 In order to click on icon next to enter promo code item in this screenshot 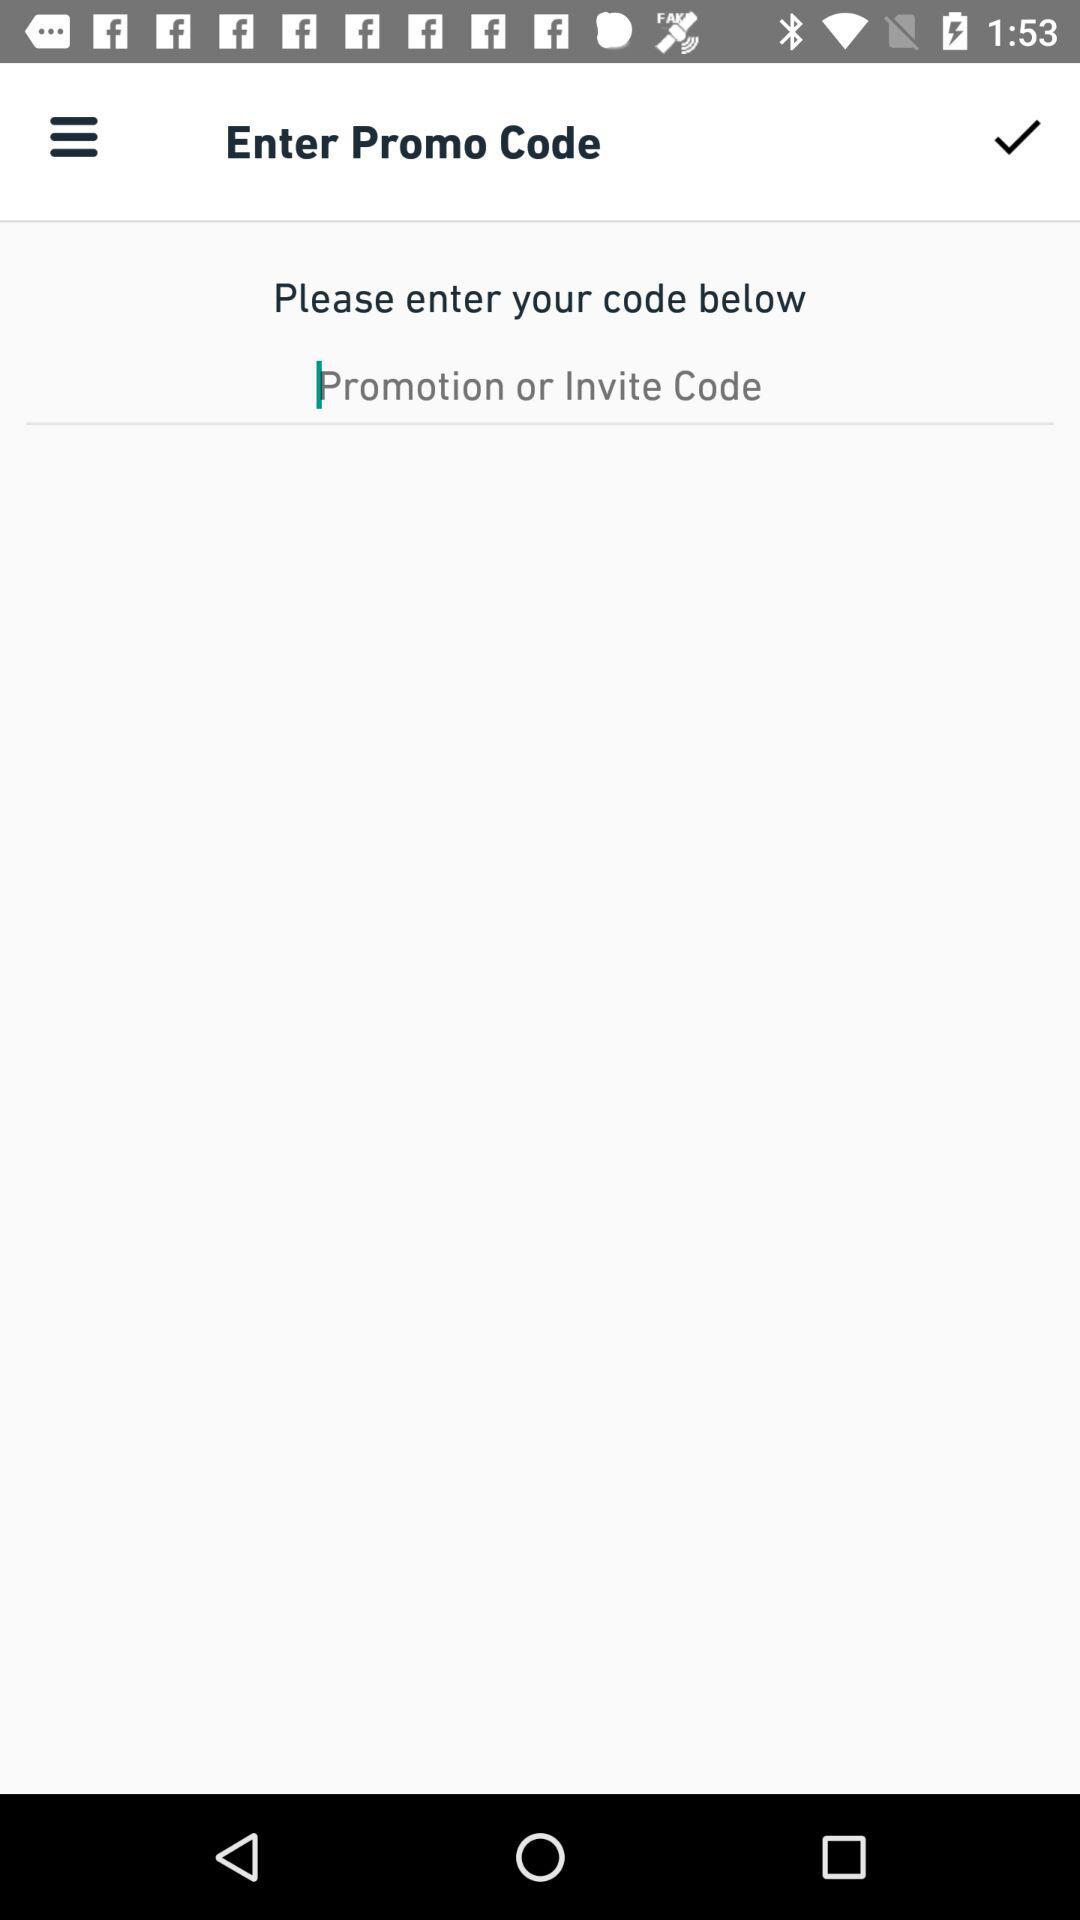, I will do `click(1017, 135)`.